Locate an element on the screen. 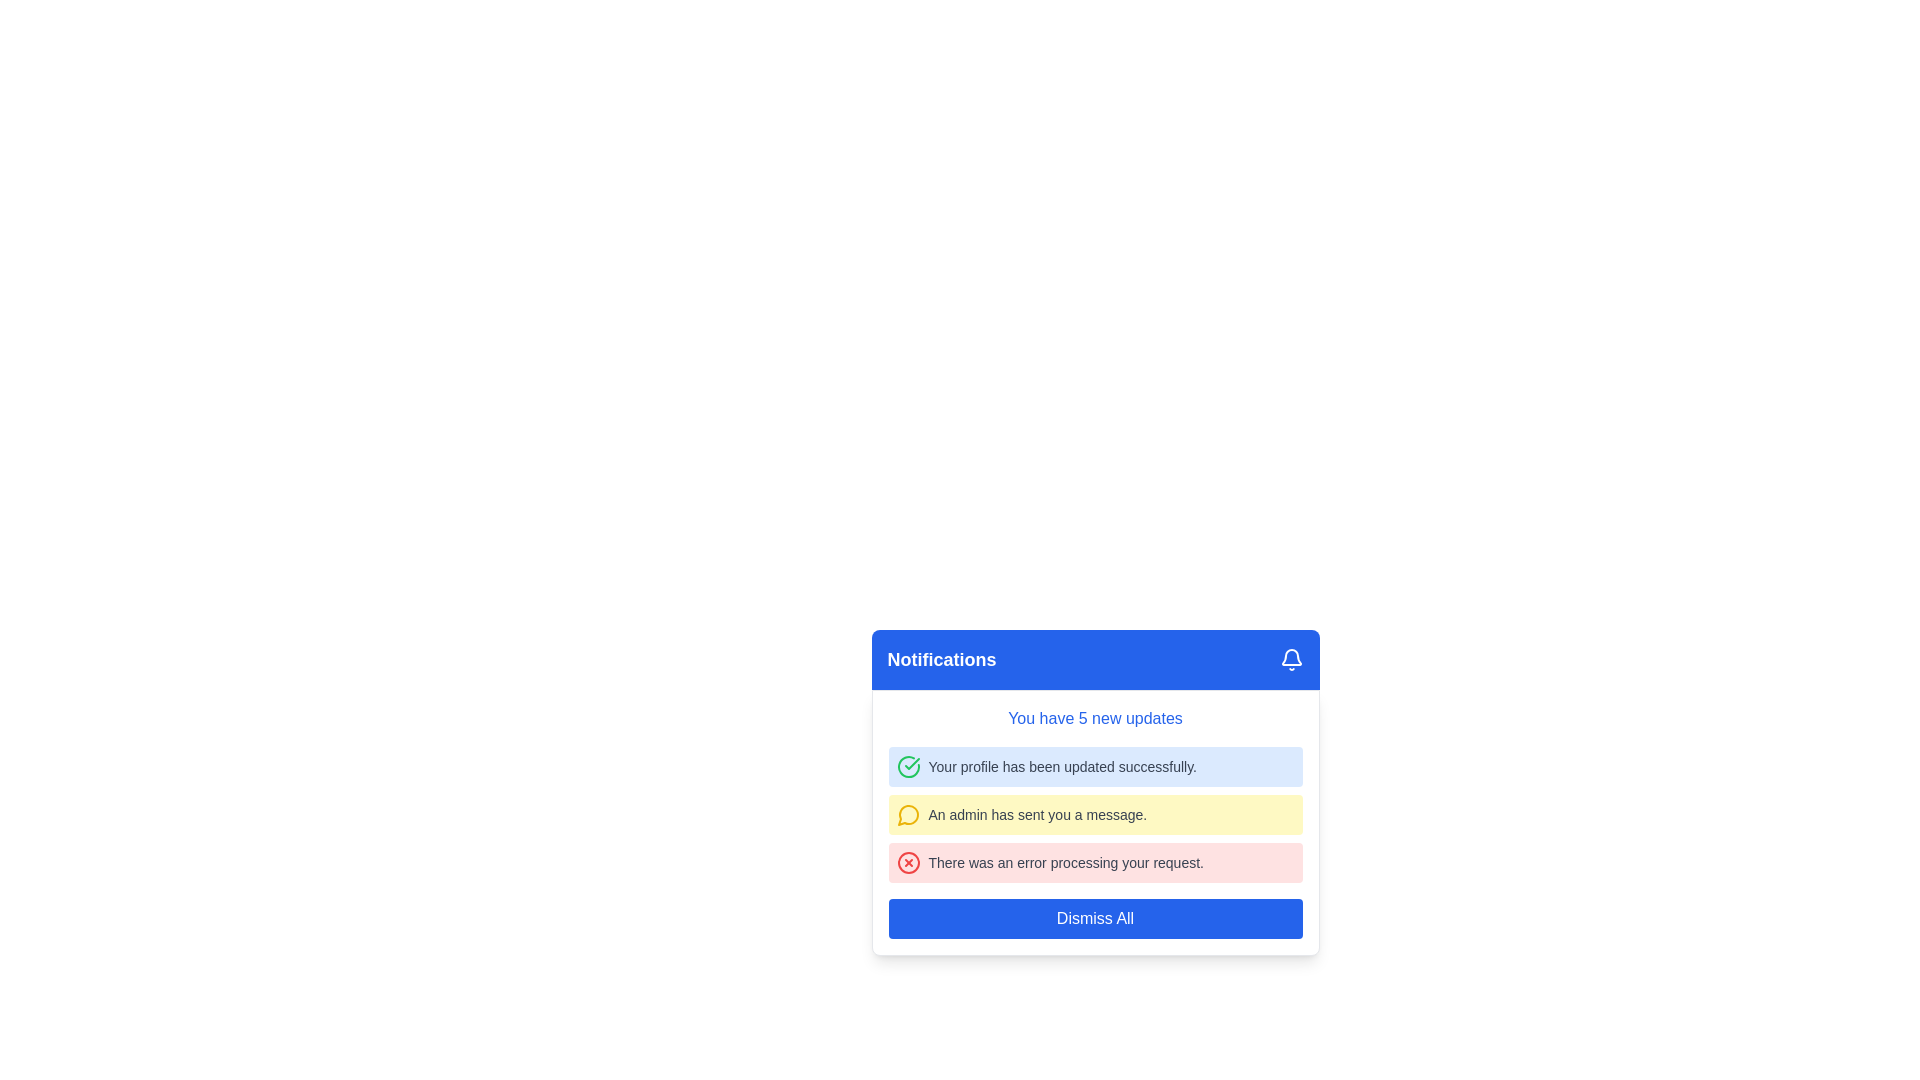 This screenshot has width=1920, height=1080. the error state indicator represented by a vector graphic circle component in the last notification entry of the notification panel is located at coordinates (907, 862).